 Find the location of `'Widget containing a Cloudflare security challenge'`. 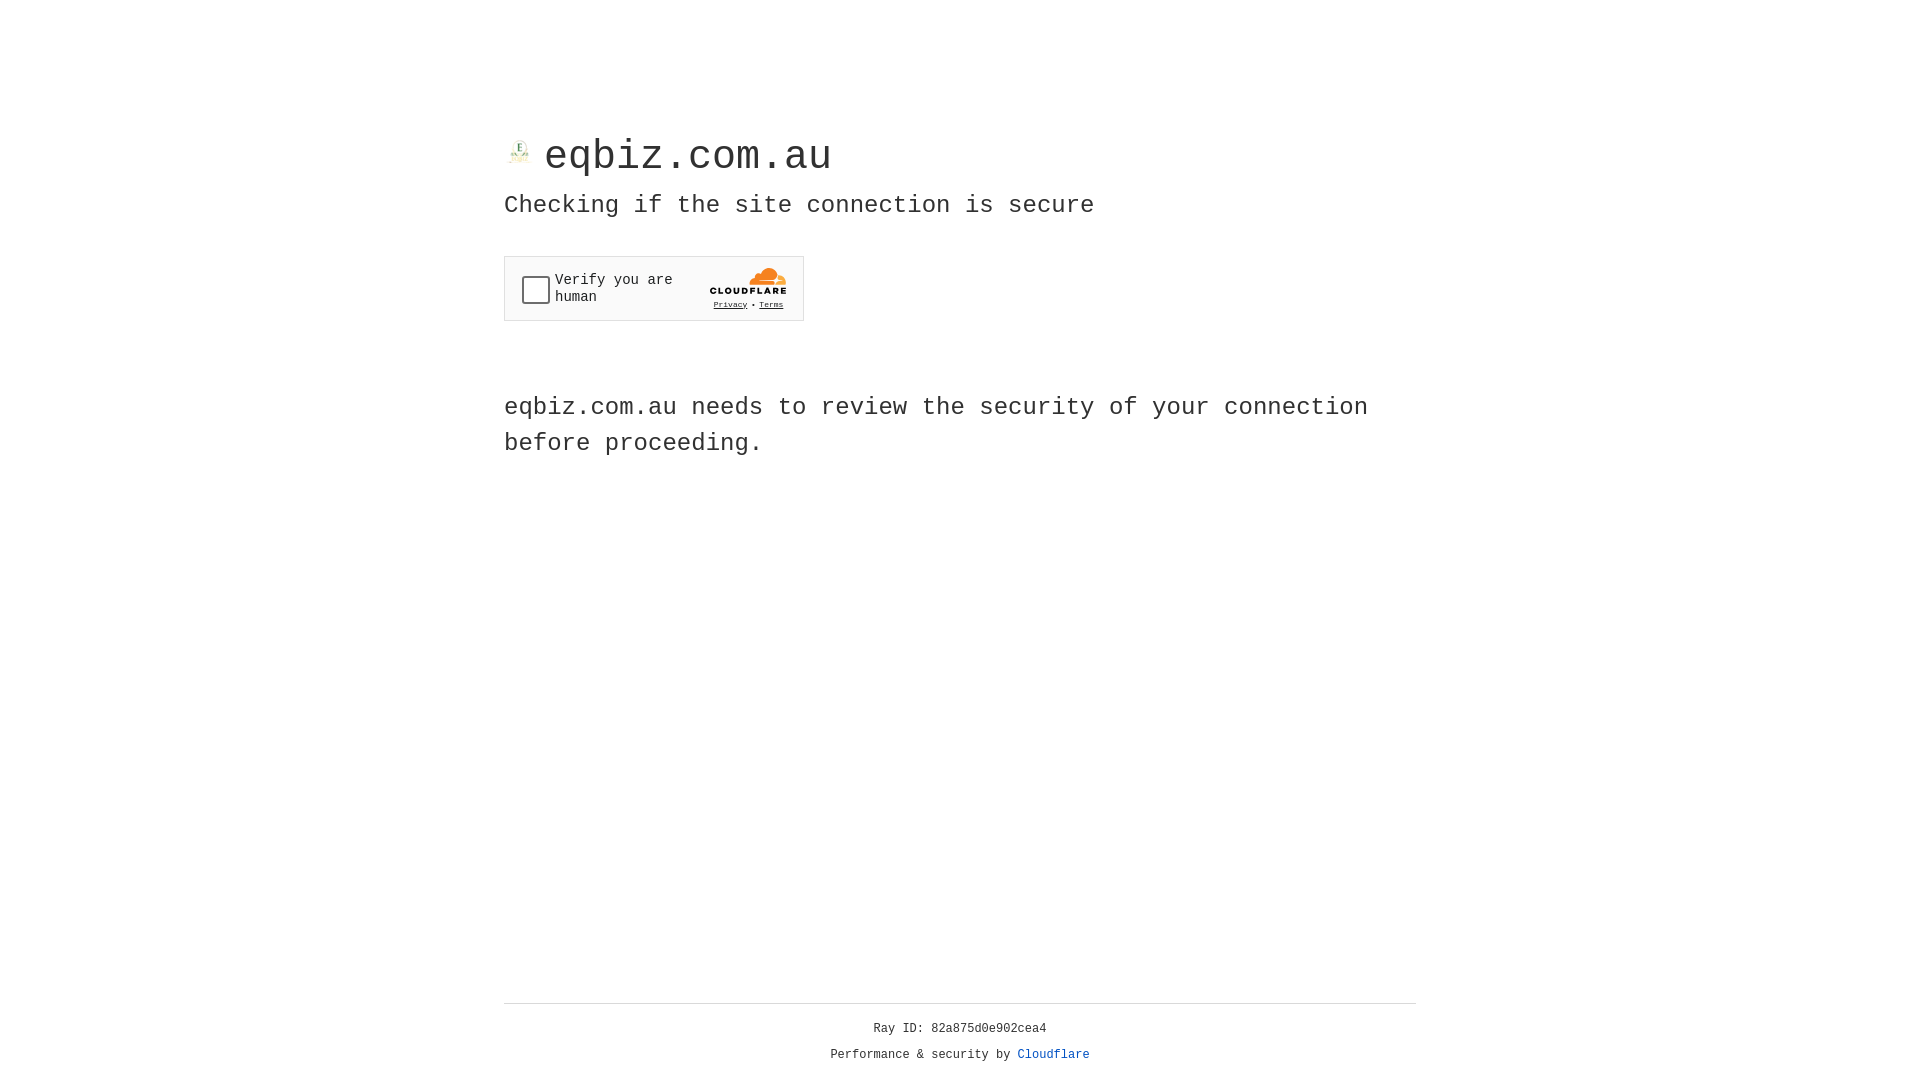

'Widget containing a Cloudflare security challenge' is located at coordinates (653, 288).